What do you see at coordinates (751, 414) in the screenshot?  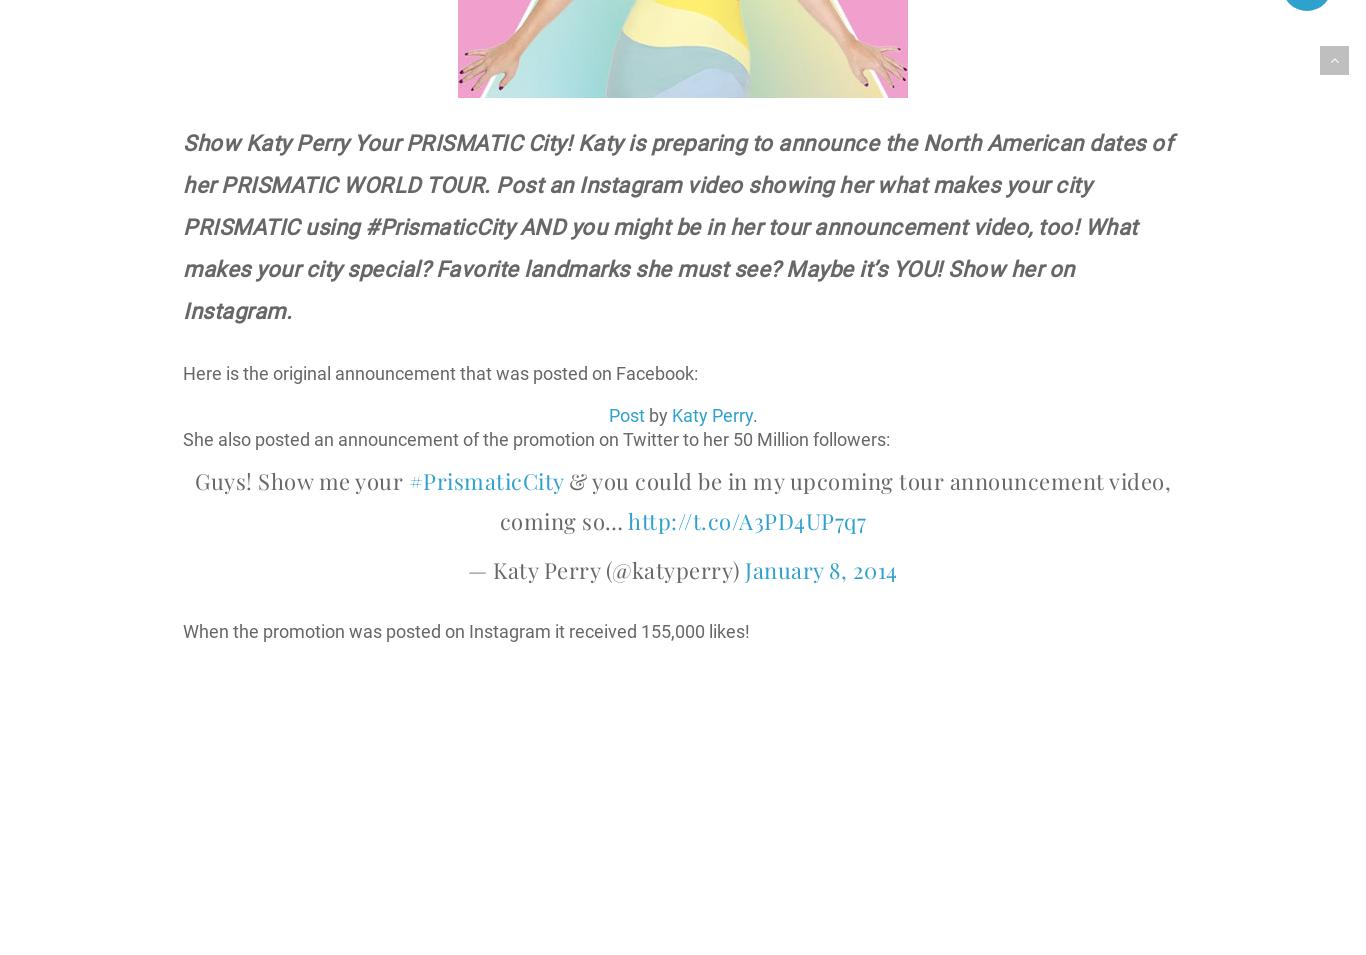 I see `'.'` at bounding box center [751, 414].